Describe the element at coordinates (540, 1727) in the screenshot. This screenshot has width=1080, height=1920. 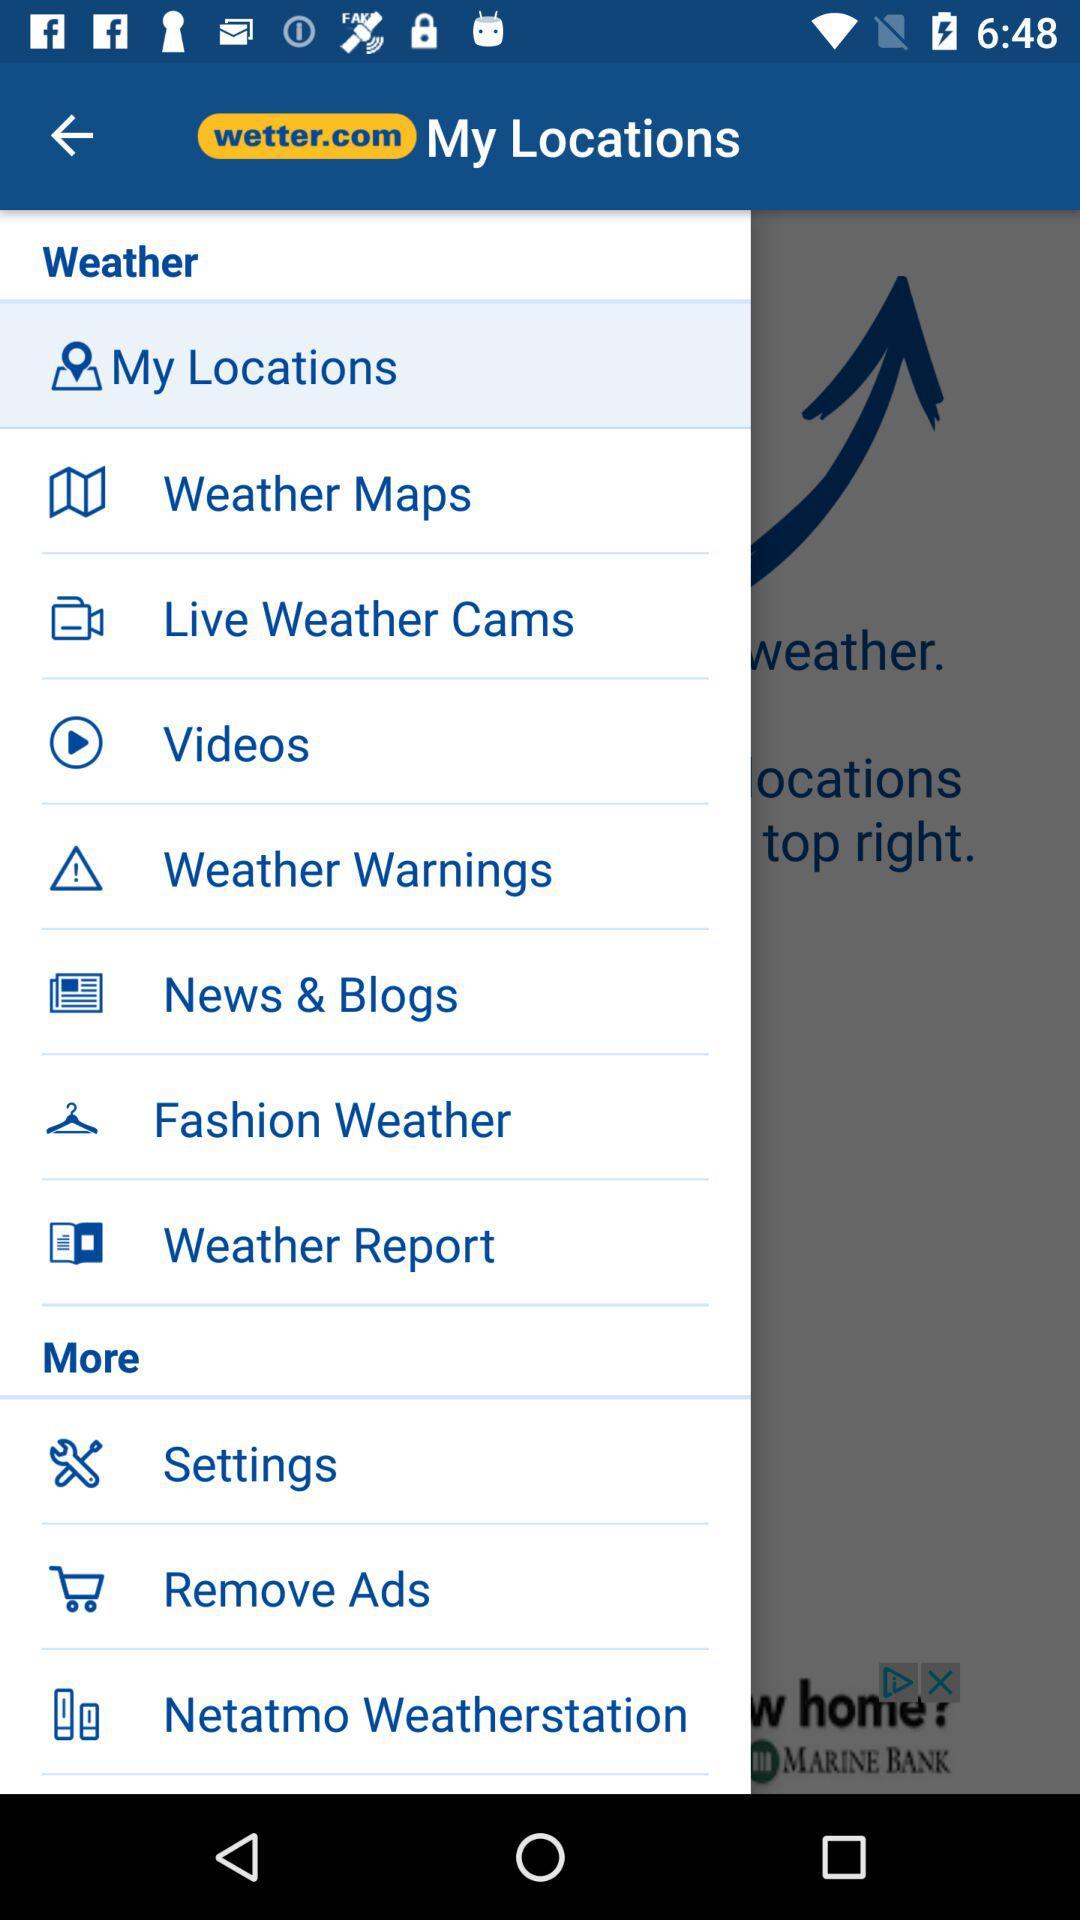
I see `change netatmo weatherstation settings` at that location.